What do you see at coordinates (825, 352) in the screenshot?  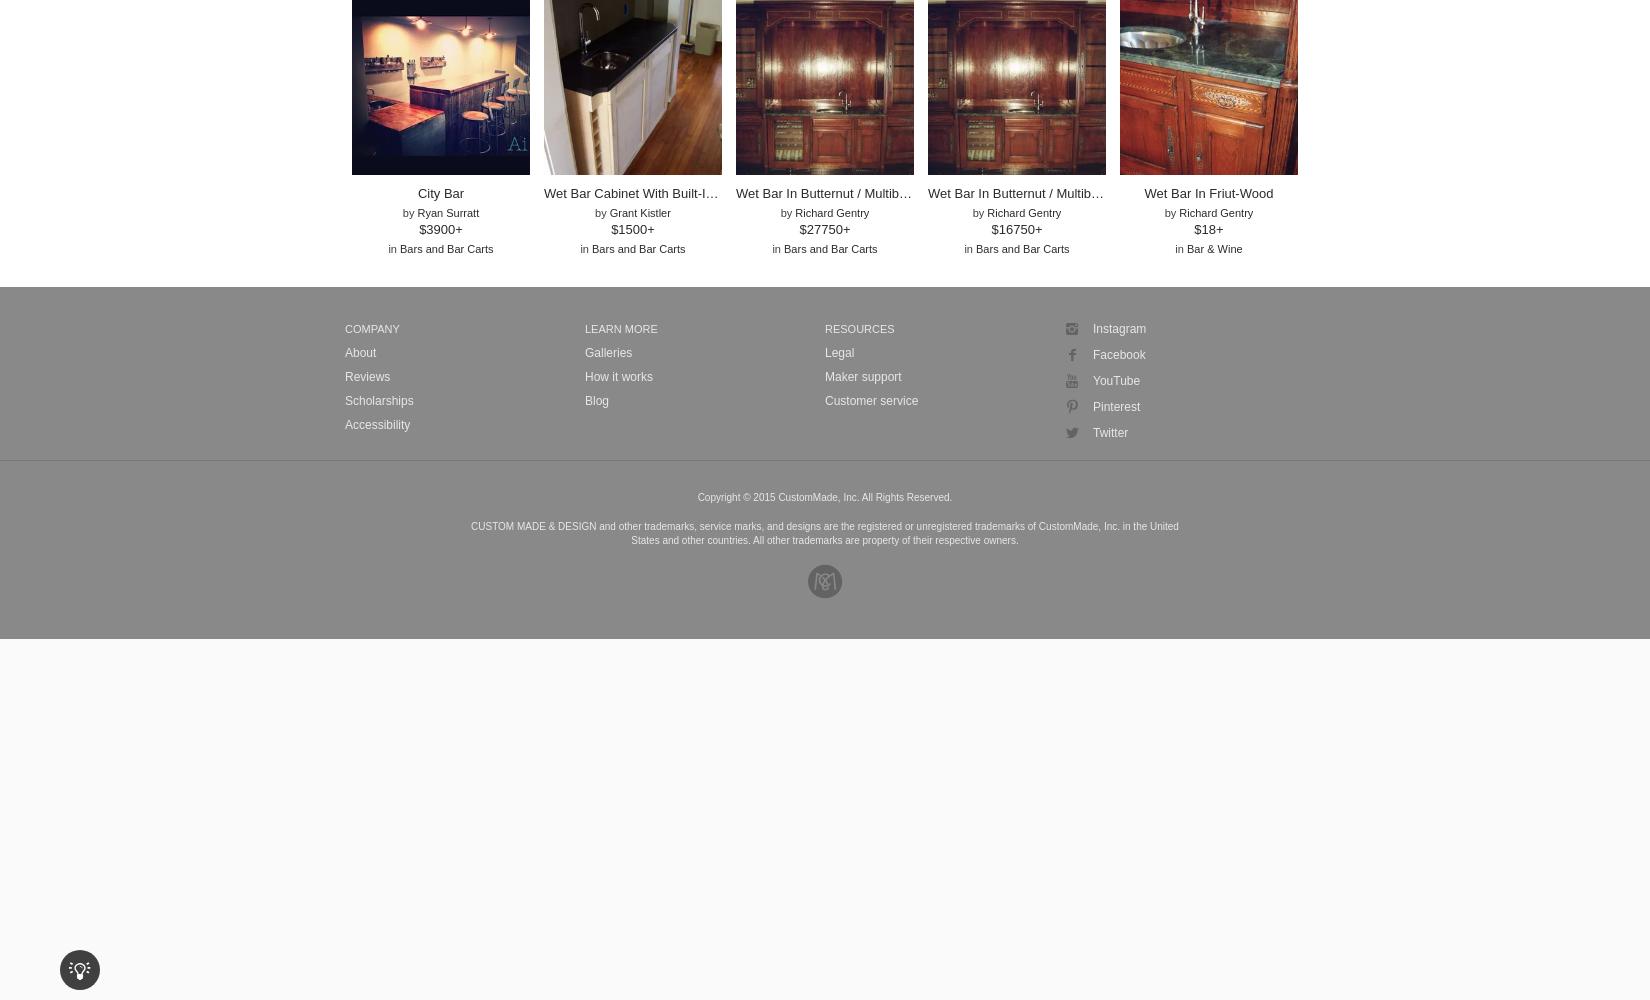 I see `'Legal'` at bounding box center [825, 352].